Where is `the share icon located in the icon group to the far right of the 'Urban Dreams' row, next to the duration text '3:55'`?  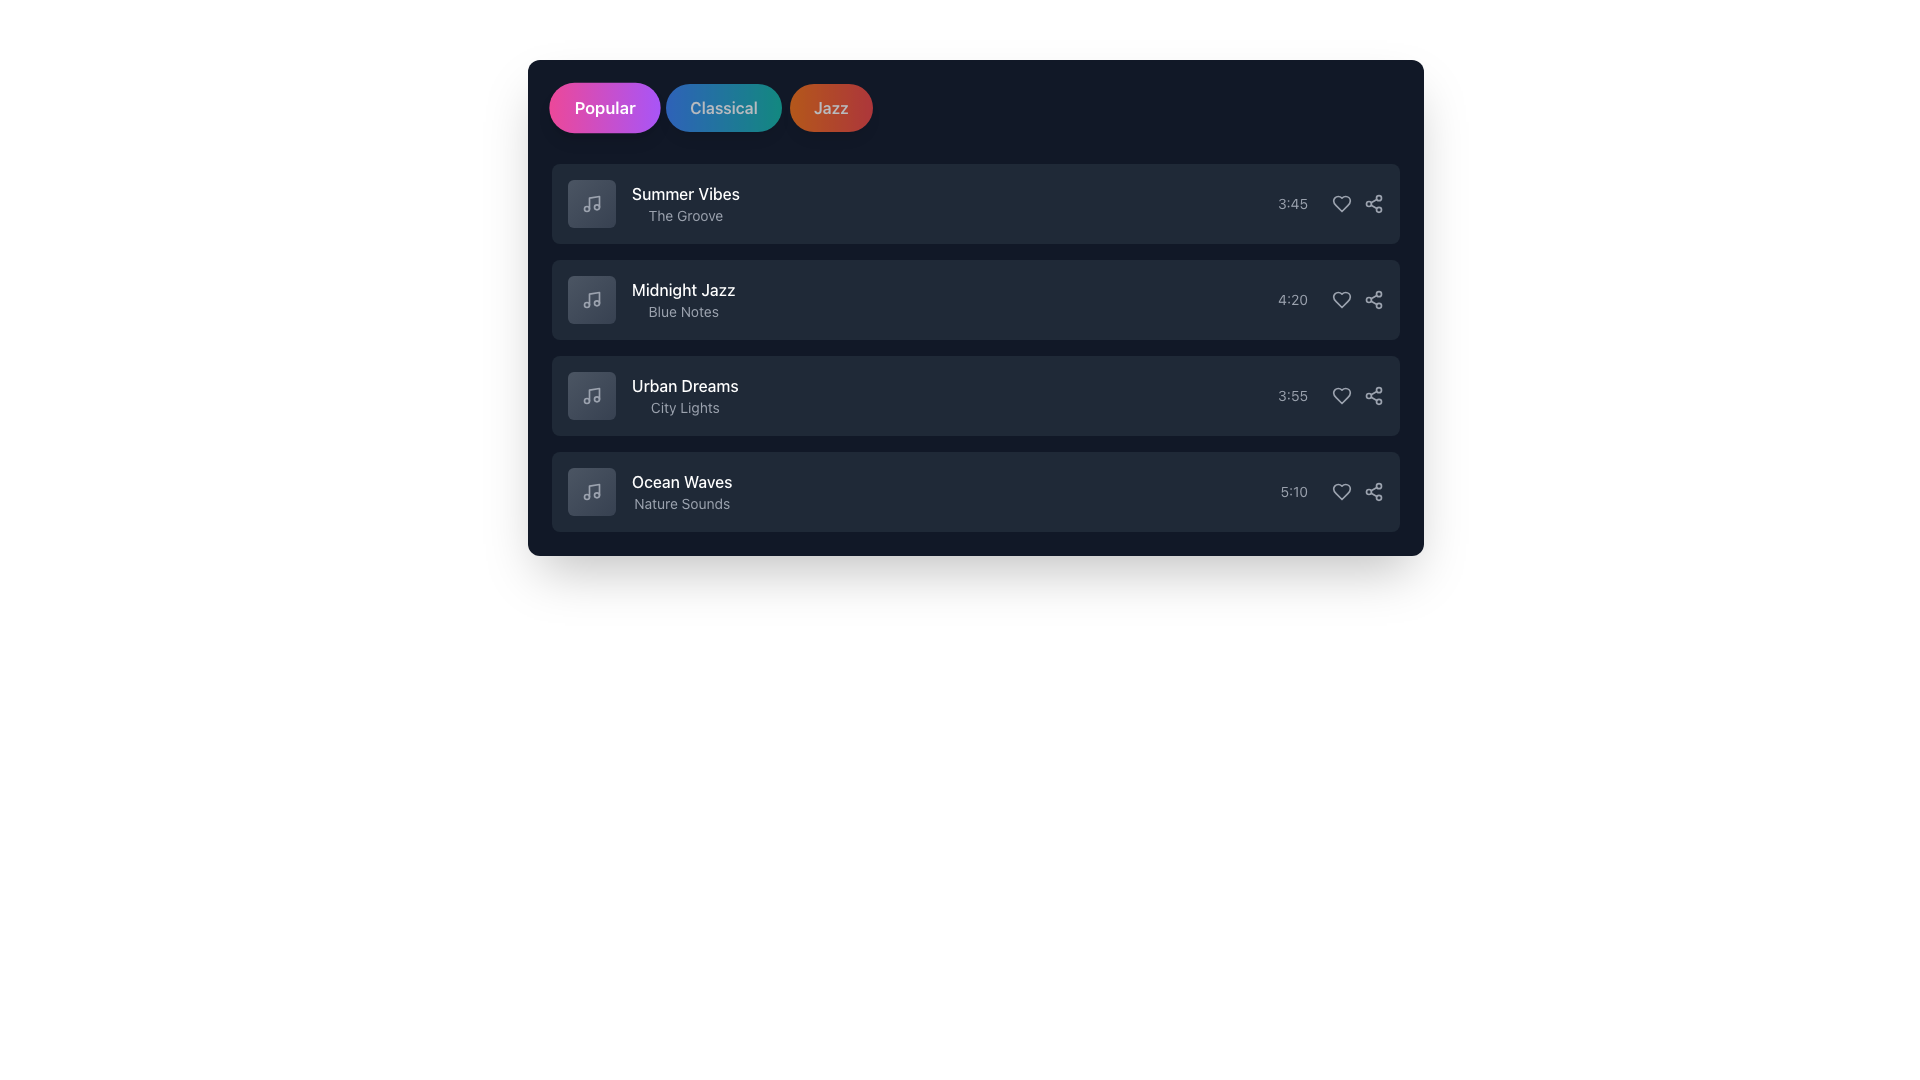
the share icon located in the icon group to the far right of the 'Urban Dreams' row, next to the duration text '3:55' is located at coordinates (1358, 396).